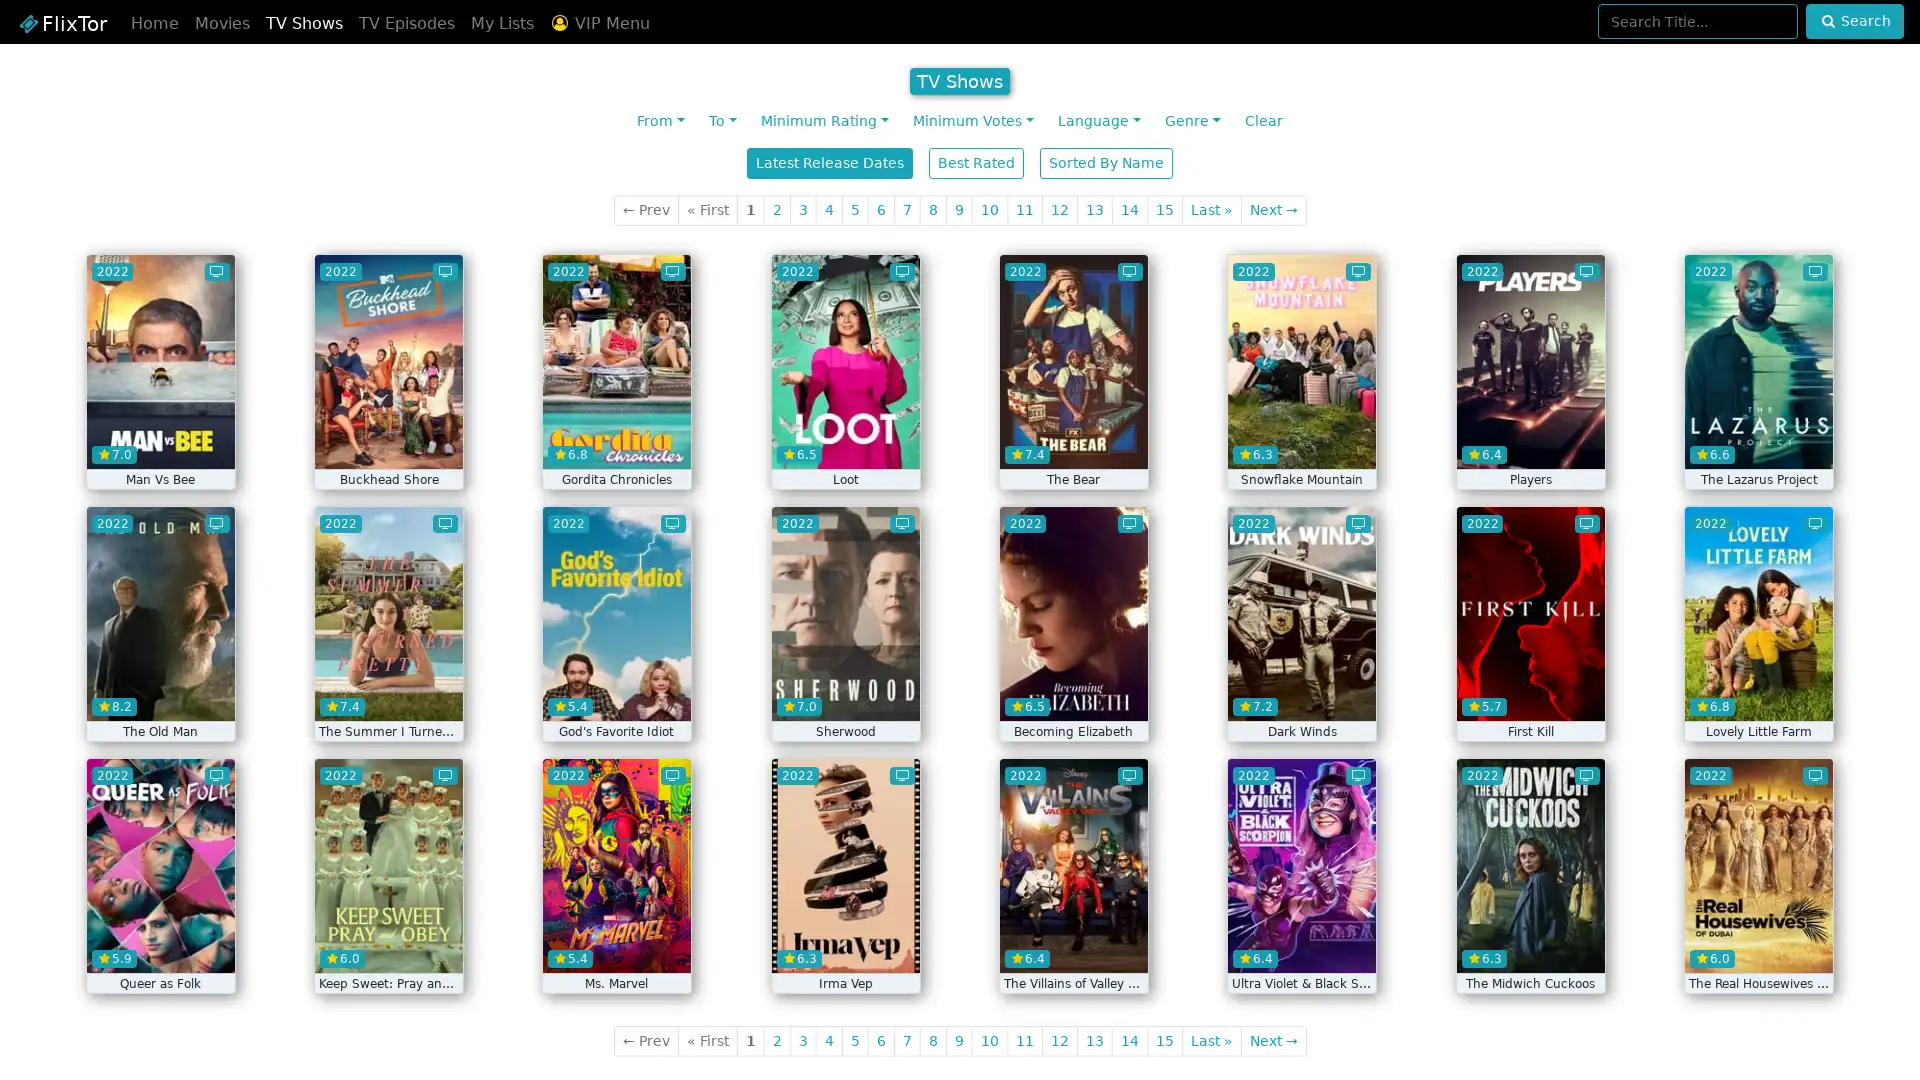 The width and height of the screenshot is (1920, 1080). I want to click on Watch Now, so click(1072, 944).